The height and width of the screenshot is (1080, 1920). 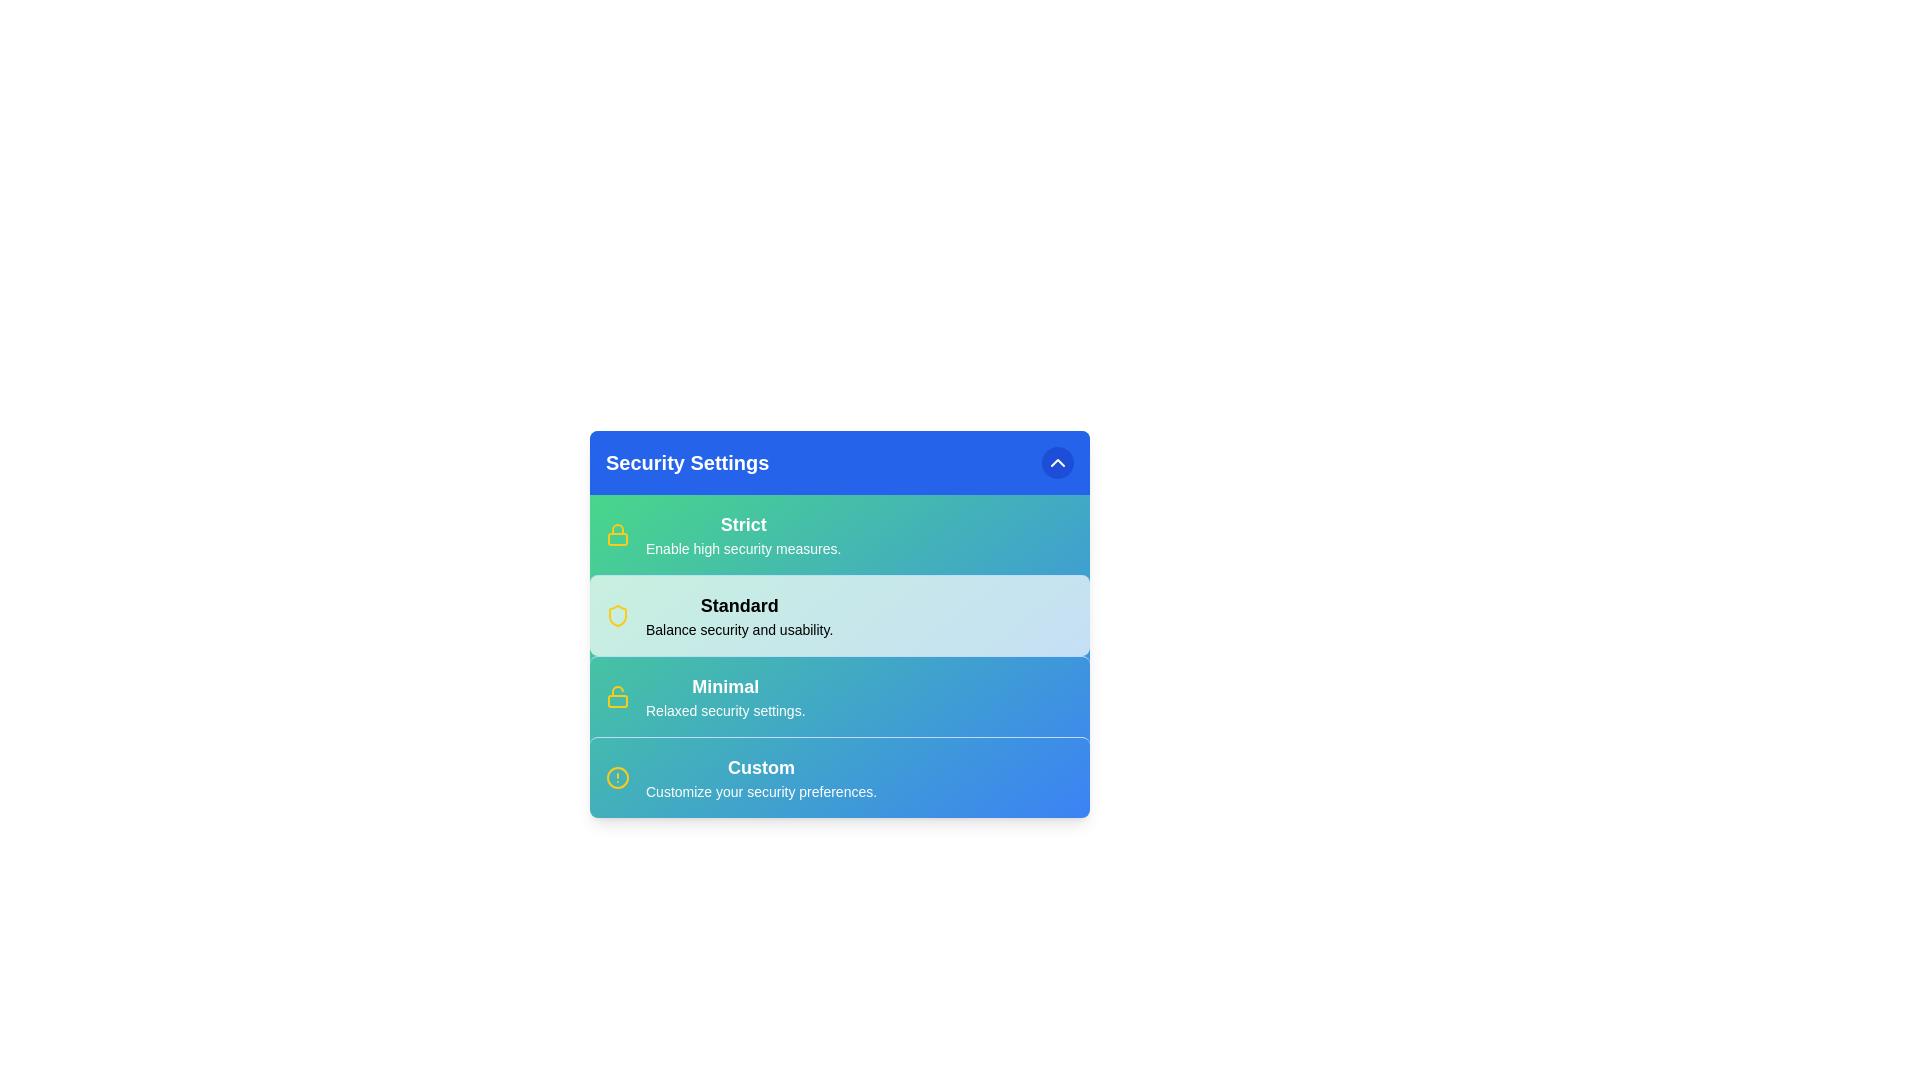 What do you see at coordinates (760, 766) in the screenshot?
I see `the security option Custom to read its description` at bounding box center [760, 766].